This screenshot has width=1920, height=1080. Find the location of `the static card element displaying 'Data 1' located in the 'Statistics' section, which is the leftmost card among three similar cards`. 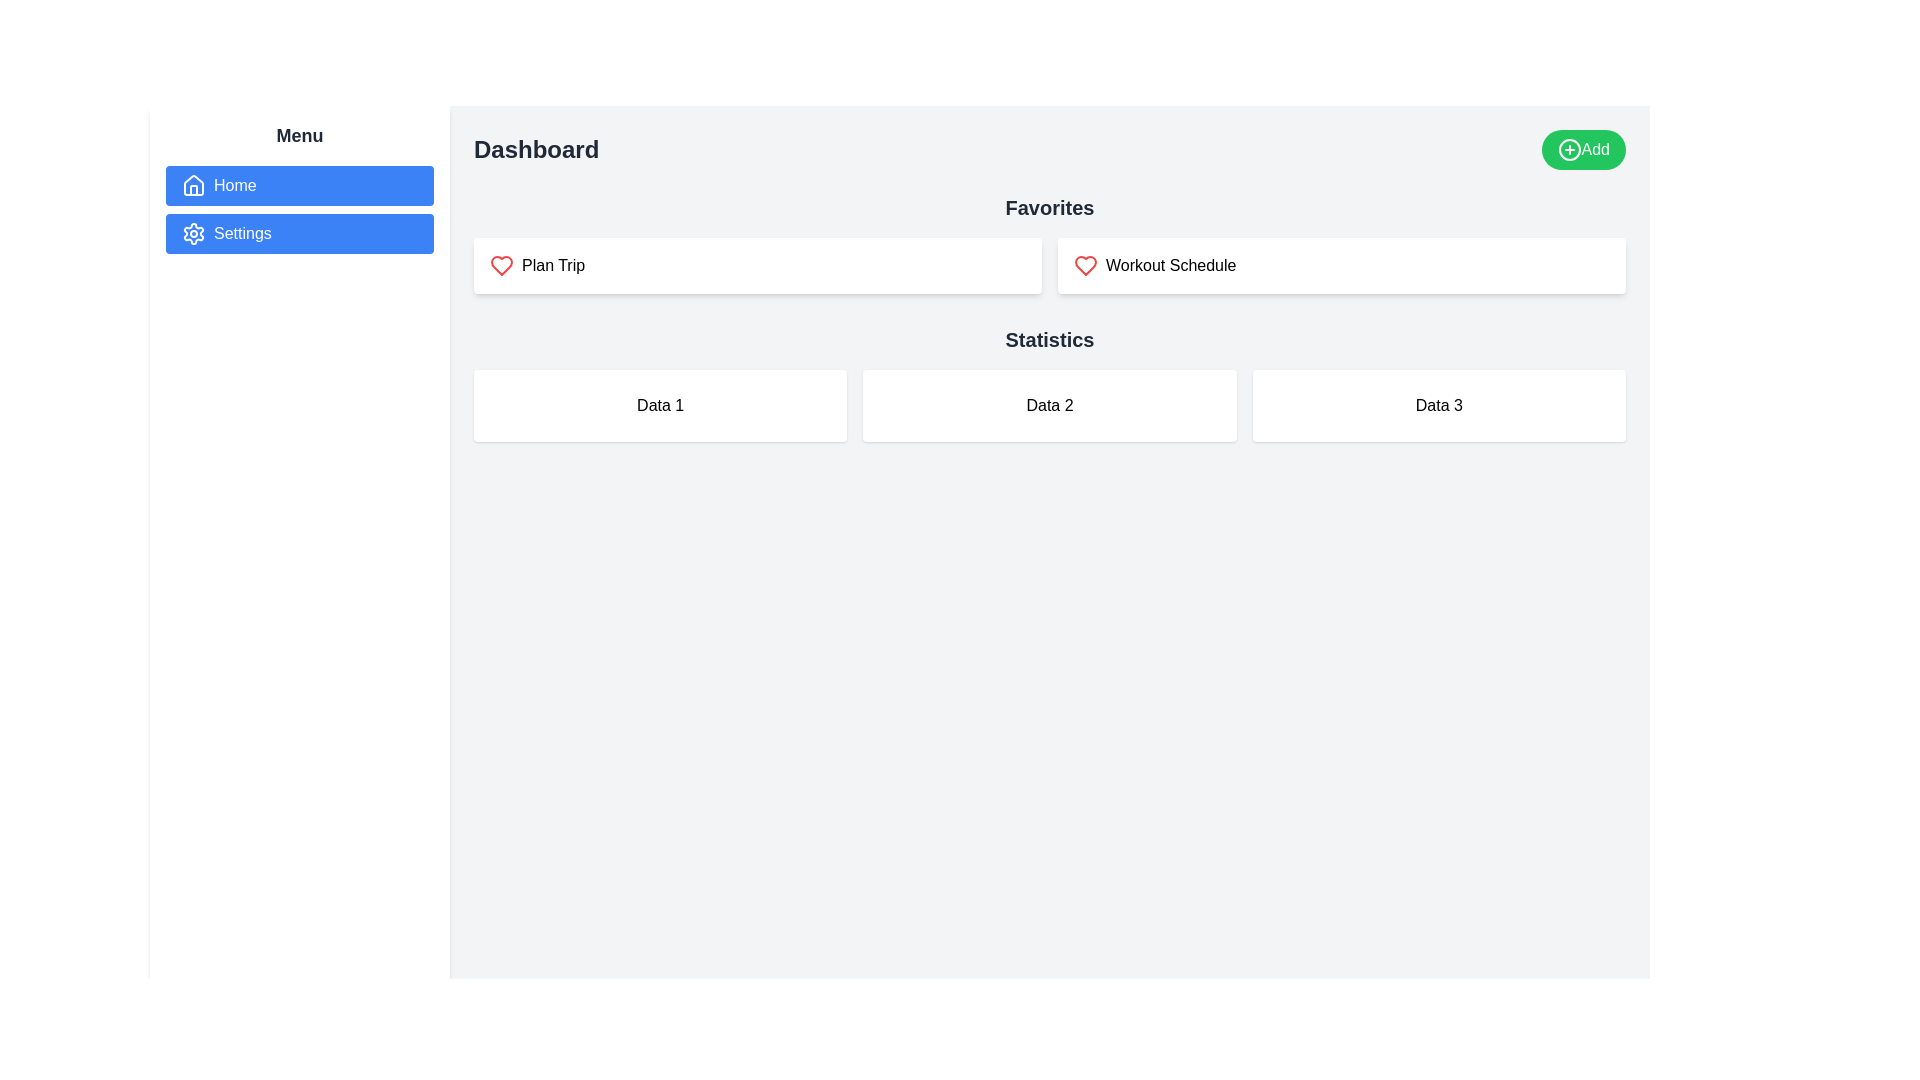

the static card element displaying 'Data 1' located in the 'Statistics' section, which is the leftmost card among three similar cards is located at coordinates (660, 405).